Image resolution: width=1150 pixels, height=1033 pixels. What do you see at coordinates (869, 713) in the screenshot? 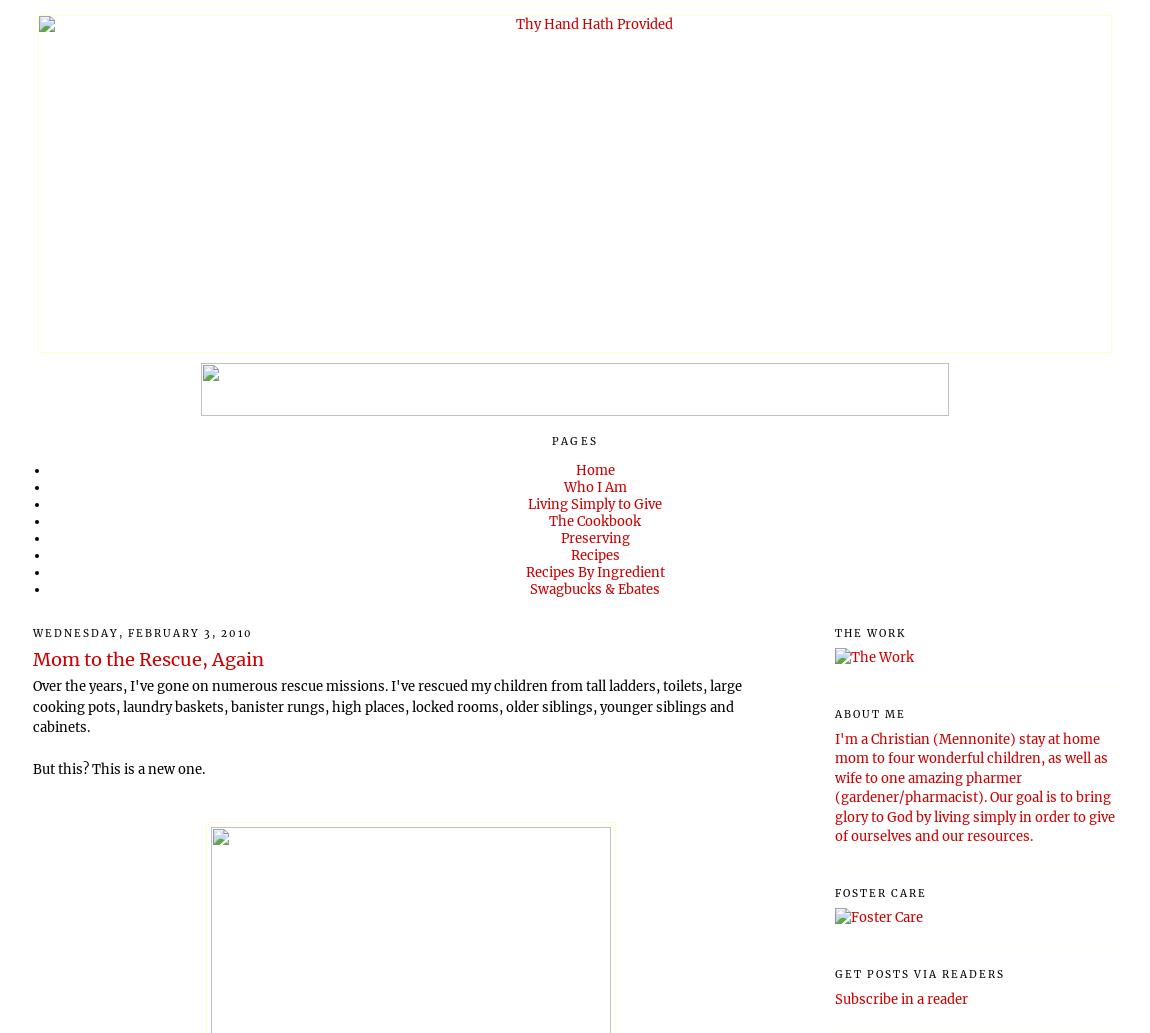
I see `'About Me'` at bounding box center [869, 713].